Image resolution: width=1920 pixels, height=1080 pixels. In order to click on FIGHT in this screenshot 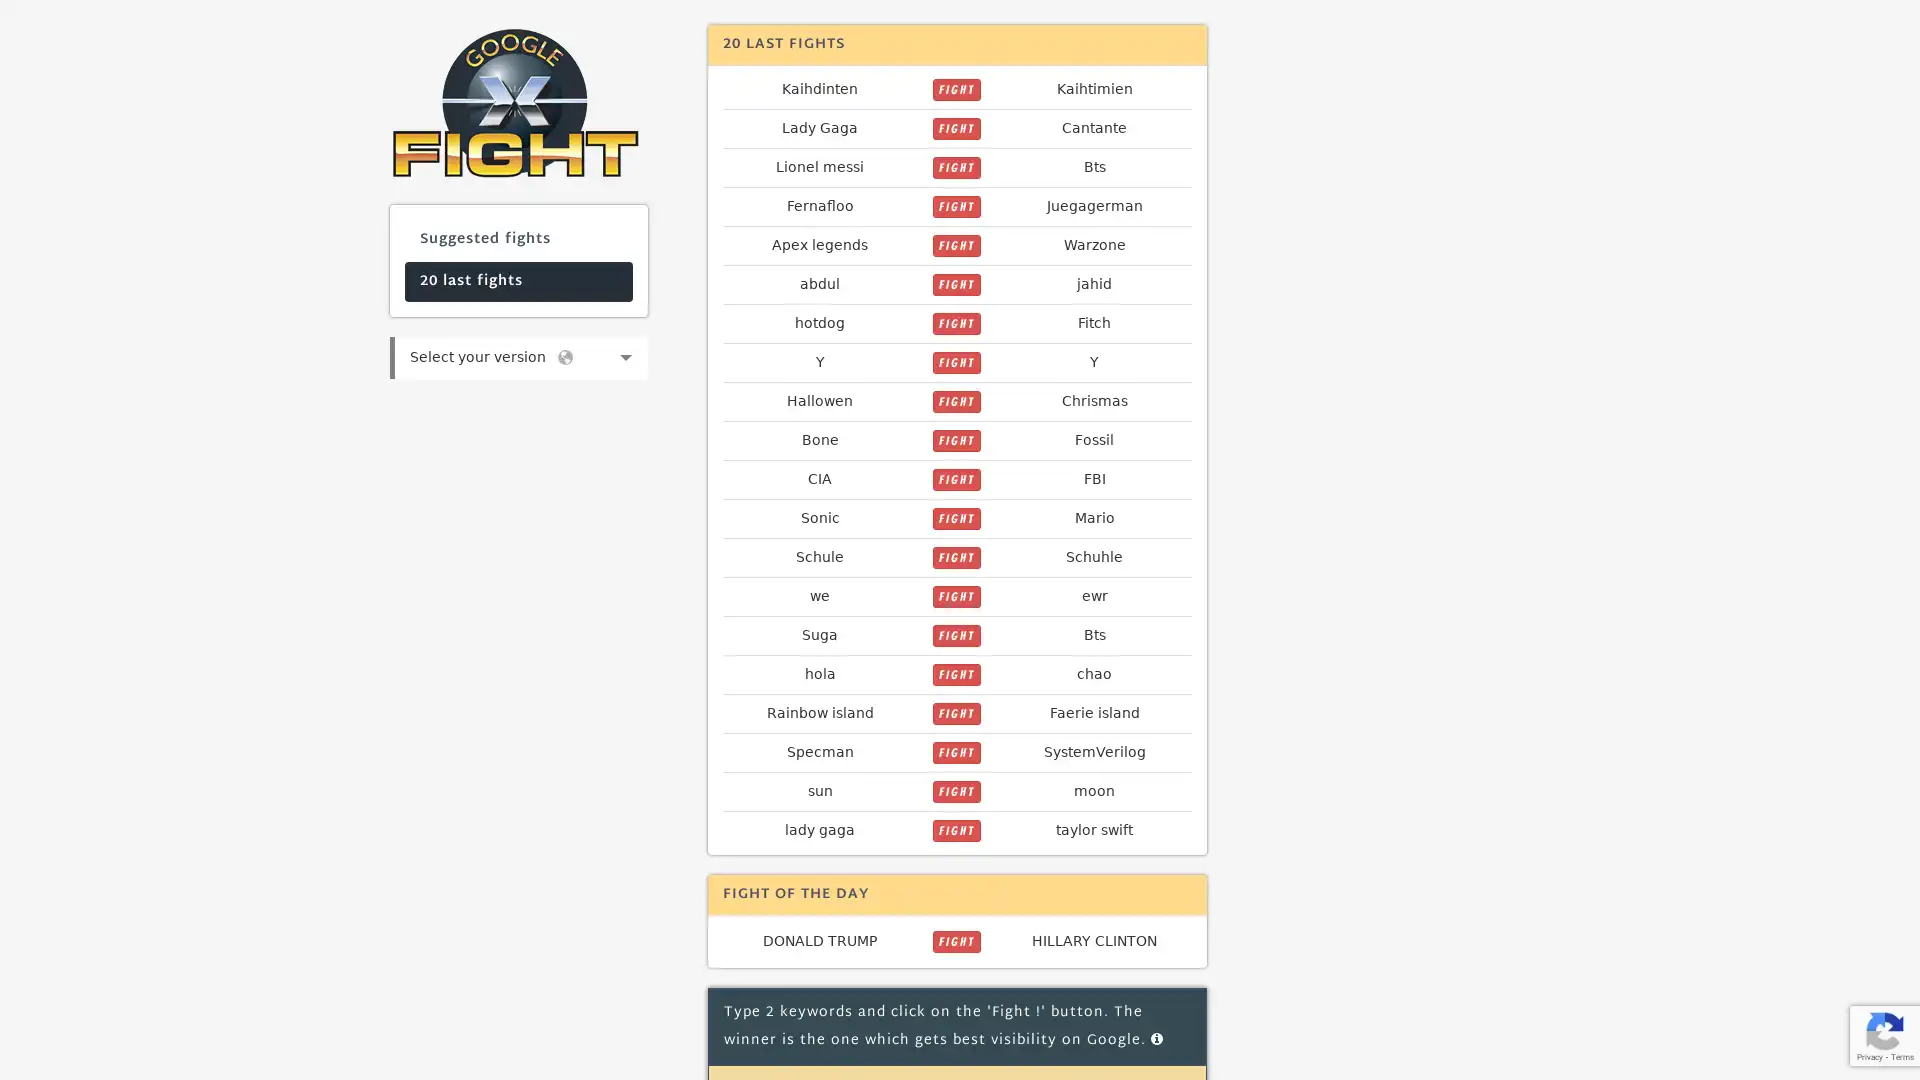, I will do `click(955, 323)`.